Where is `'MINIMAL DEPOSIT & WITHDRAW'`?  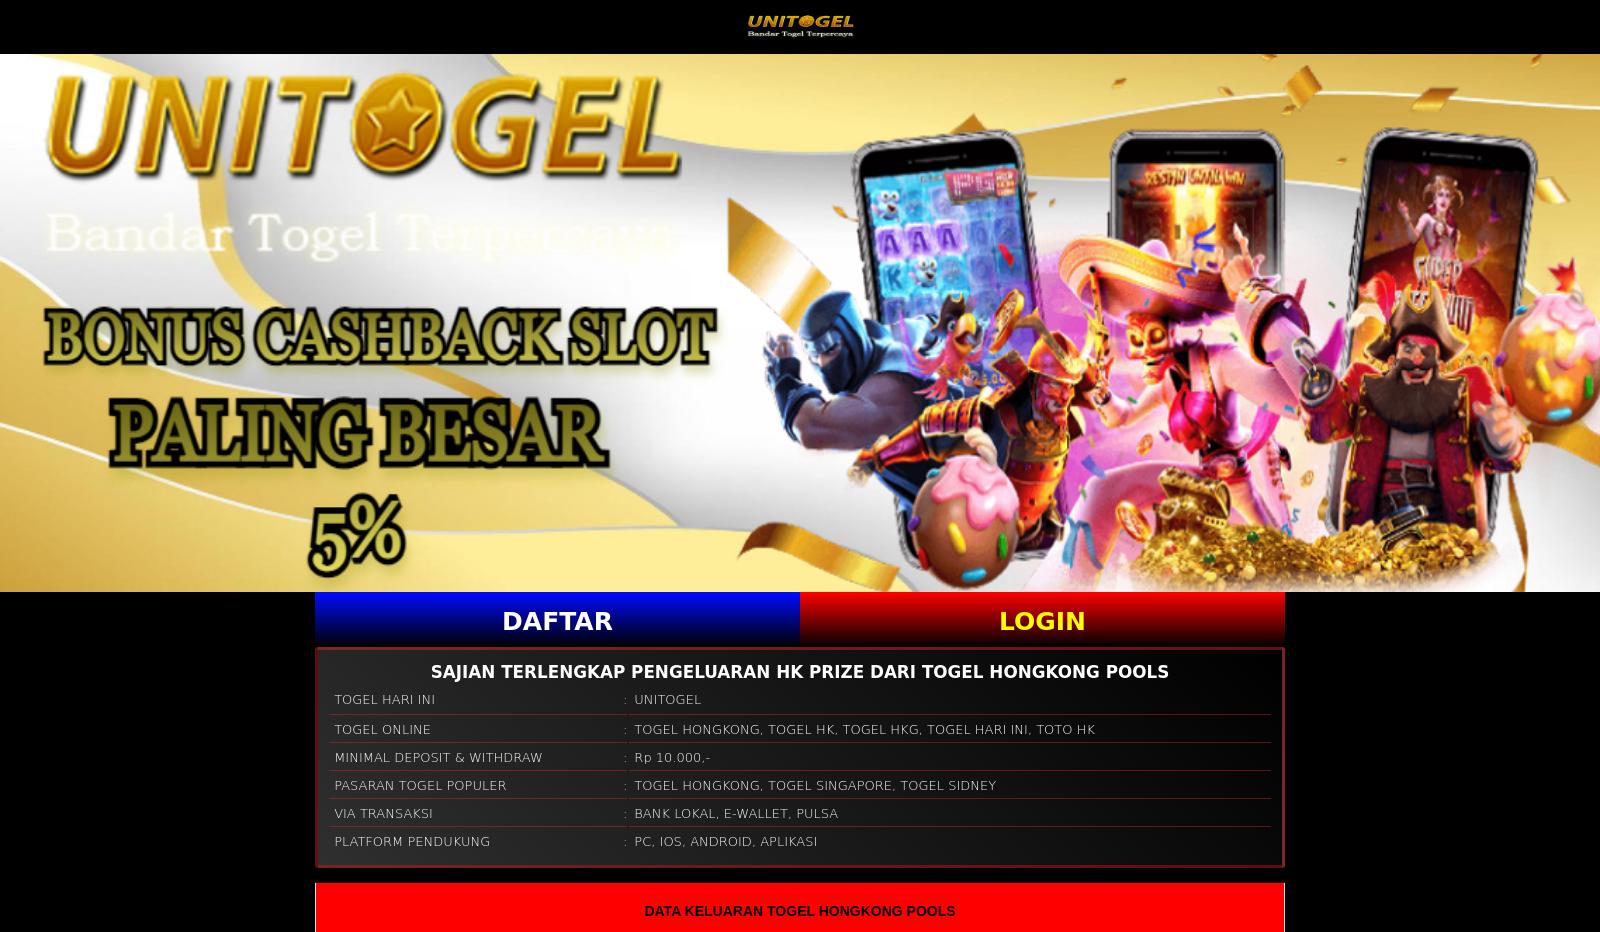 'MINIMAL DEPOSIT & WITHDRAW' is located at coordinates (436, 755).